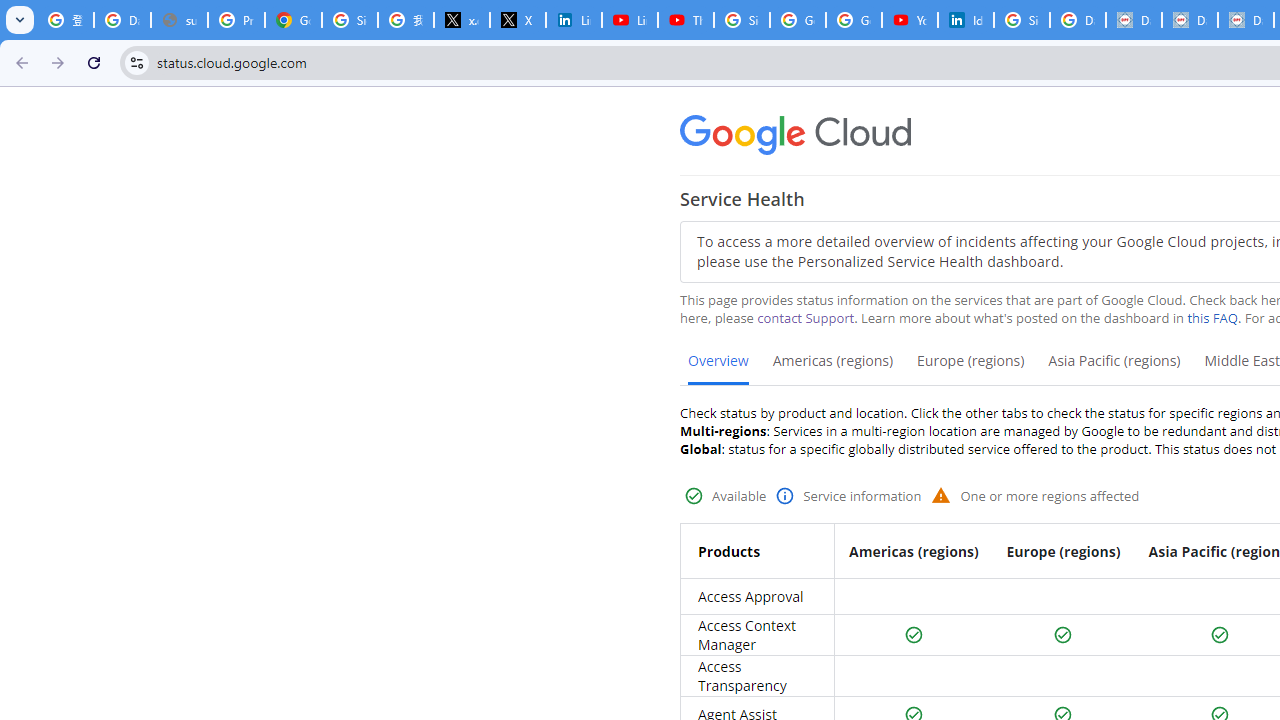 The height and width of the screenshot is (720, 1280). I want to click on 'Warning status', so click(940, 495).